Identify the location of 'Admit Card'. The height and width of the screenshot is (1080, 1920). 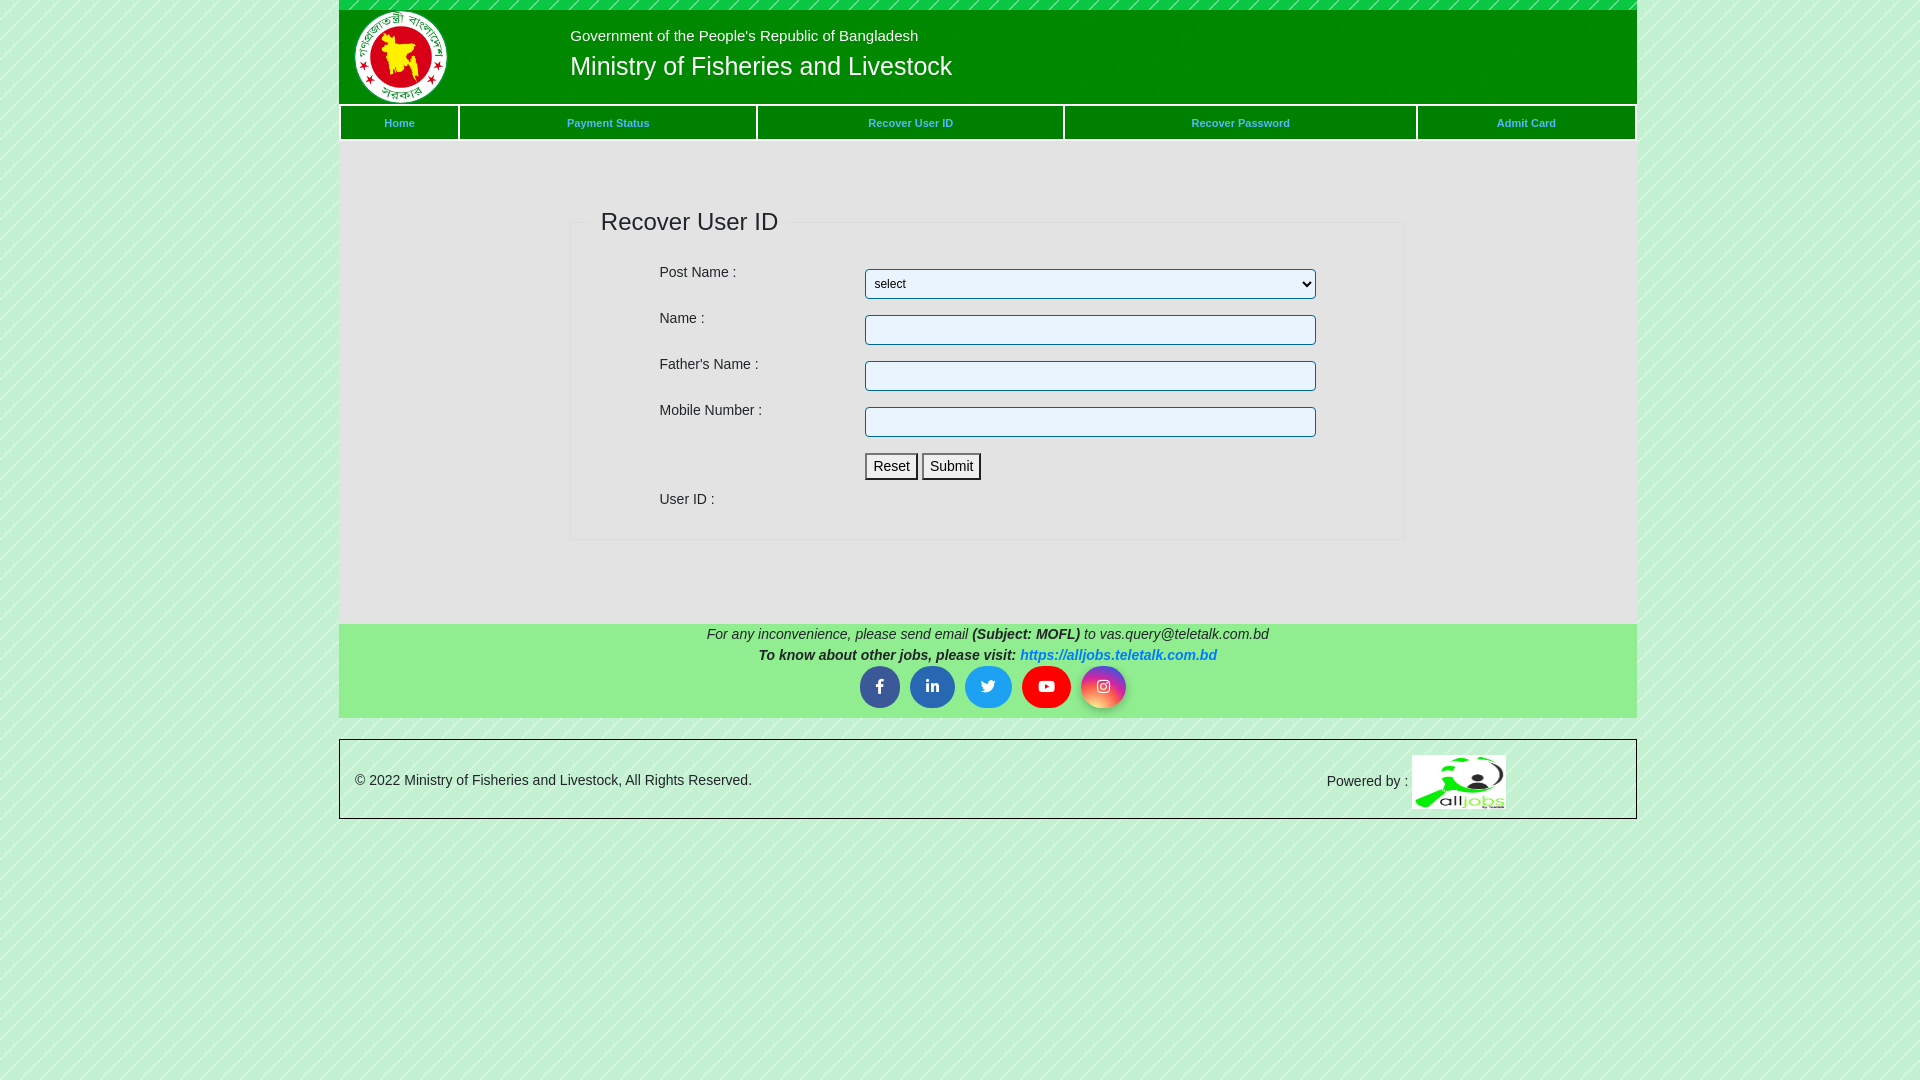
(1525, 123).